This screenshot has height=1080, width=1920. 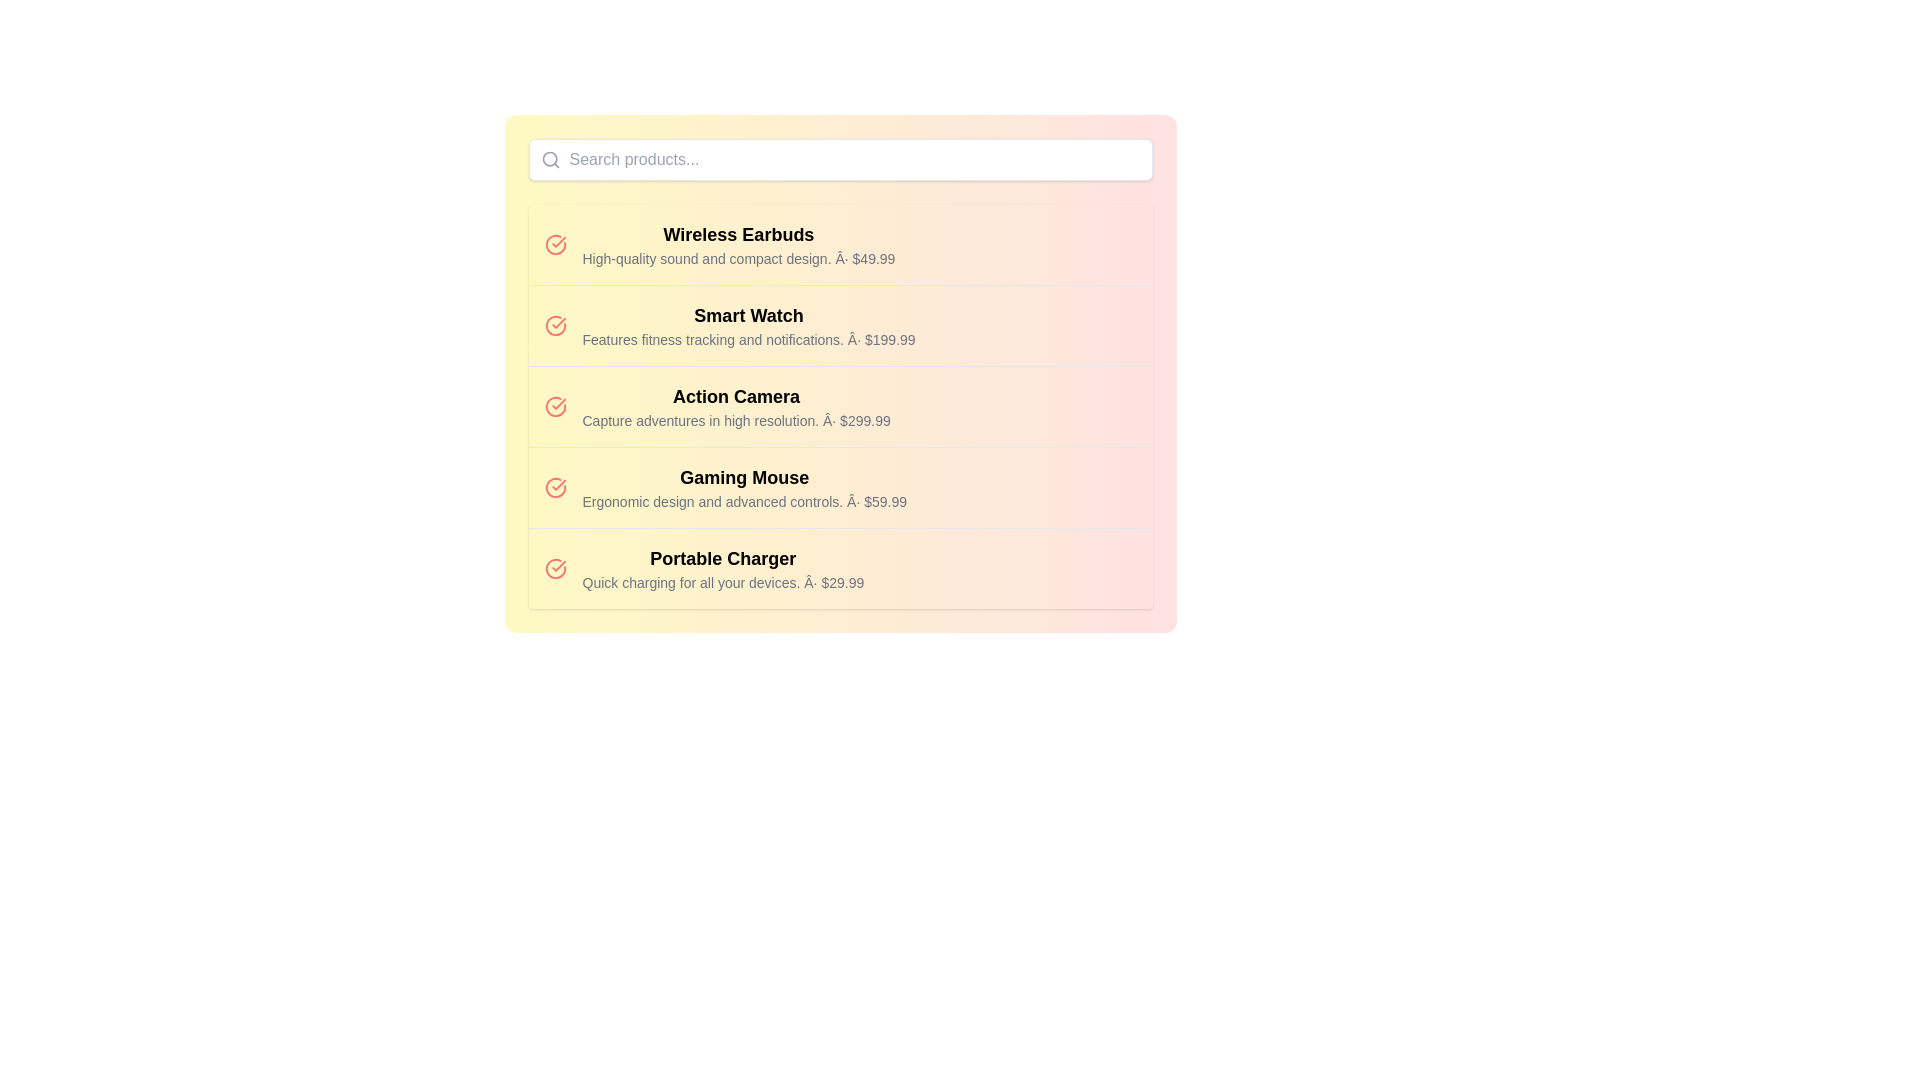 I want to click on the 'Portable Charger' text block which features a bold title and a description, located in a vertically stacked list of products, so click(x=722, y=569).